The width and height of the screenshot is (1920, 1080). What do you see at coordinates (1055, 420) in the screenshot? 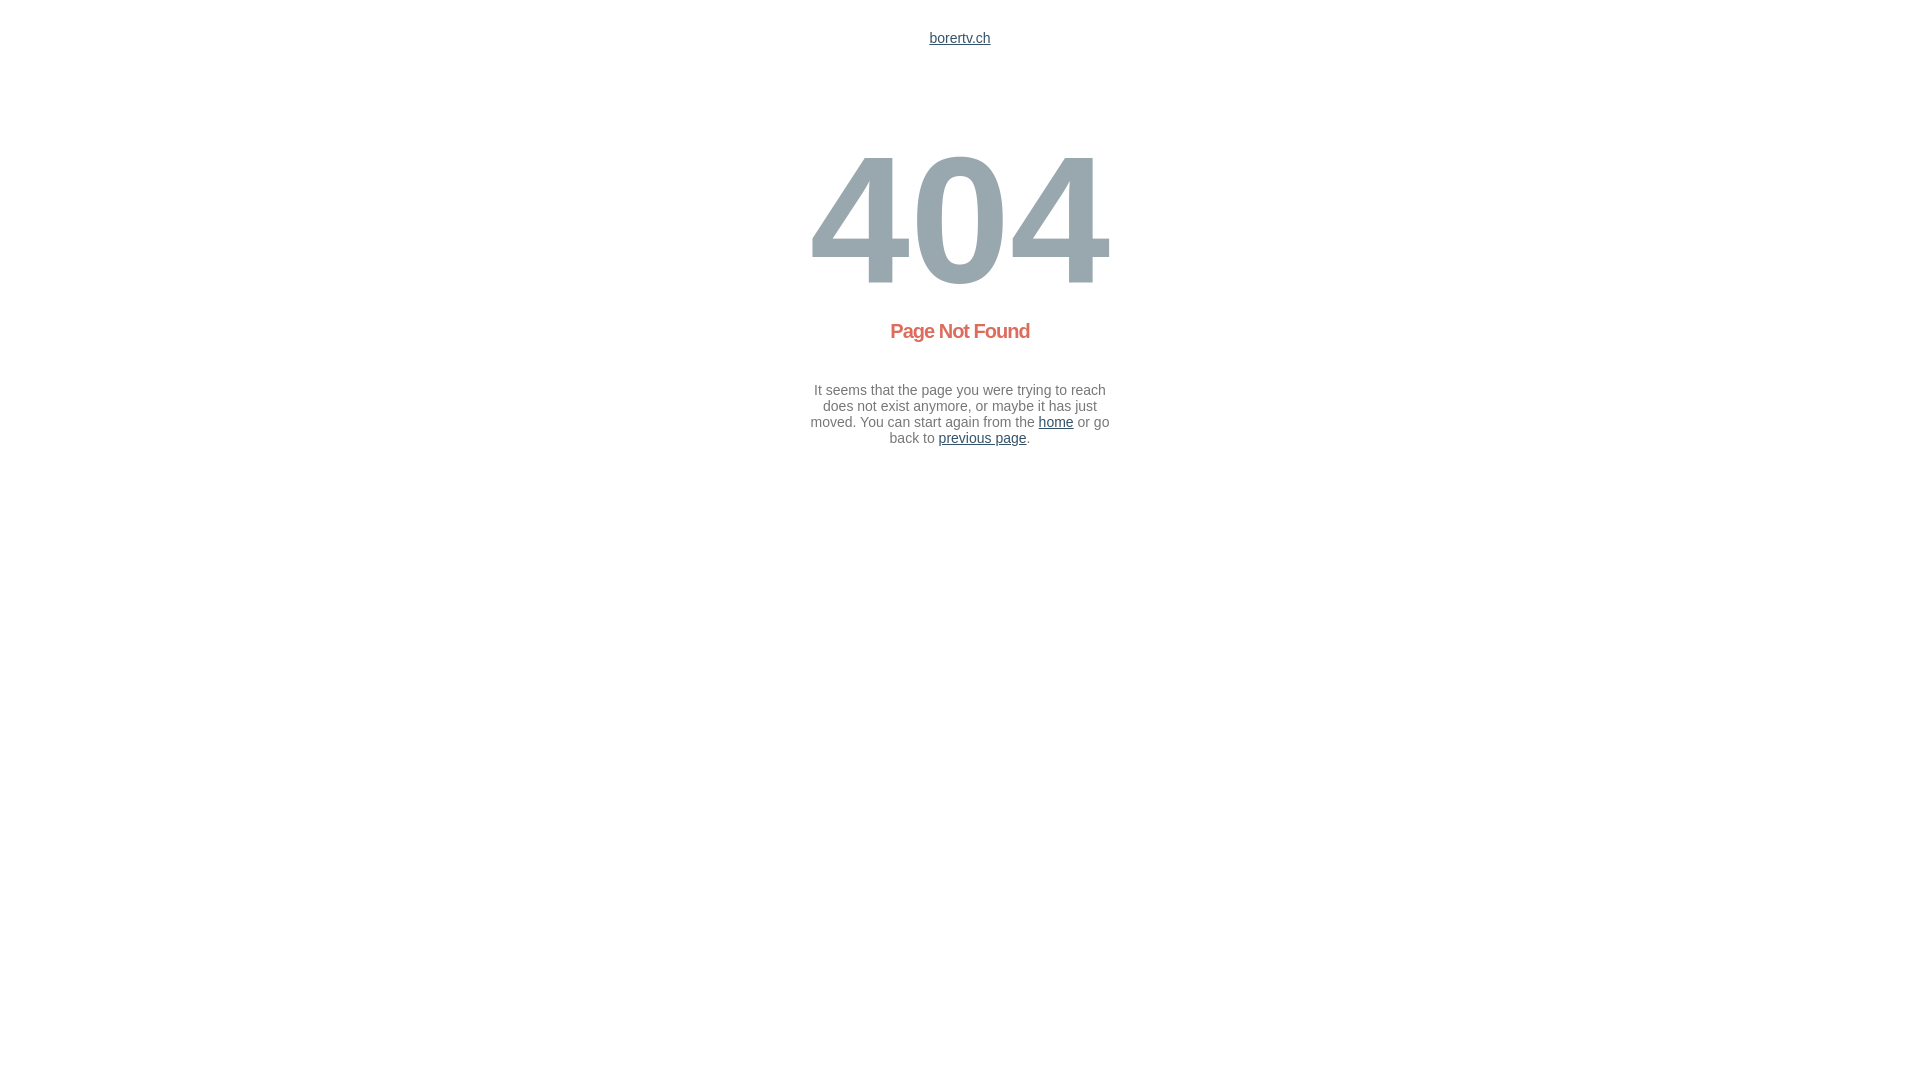
I see `'home'` at bounding box center [1055, 420].